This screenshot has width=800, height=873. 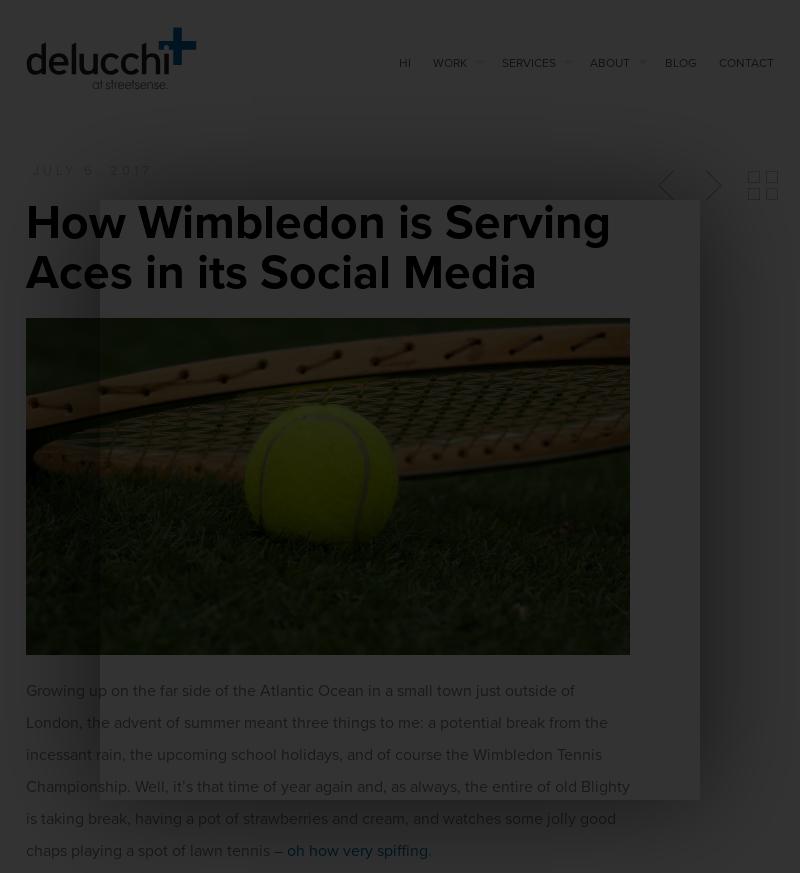 I want to click on 'Services', so click(x=527, y=60).